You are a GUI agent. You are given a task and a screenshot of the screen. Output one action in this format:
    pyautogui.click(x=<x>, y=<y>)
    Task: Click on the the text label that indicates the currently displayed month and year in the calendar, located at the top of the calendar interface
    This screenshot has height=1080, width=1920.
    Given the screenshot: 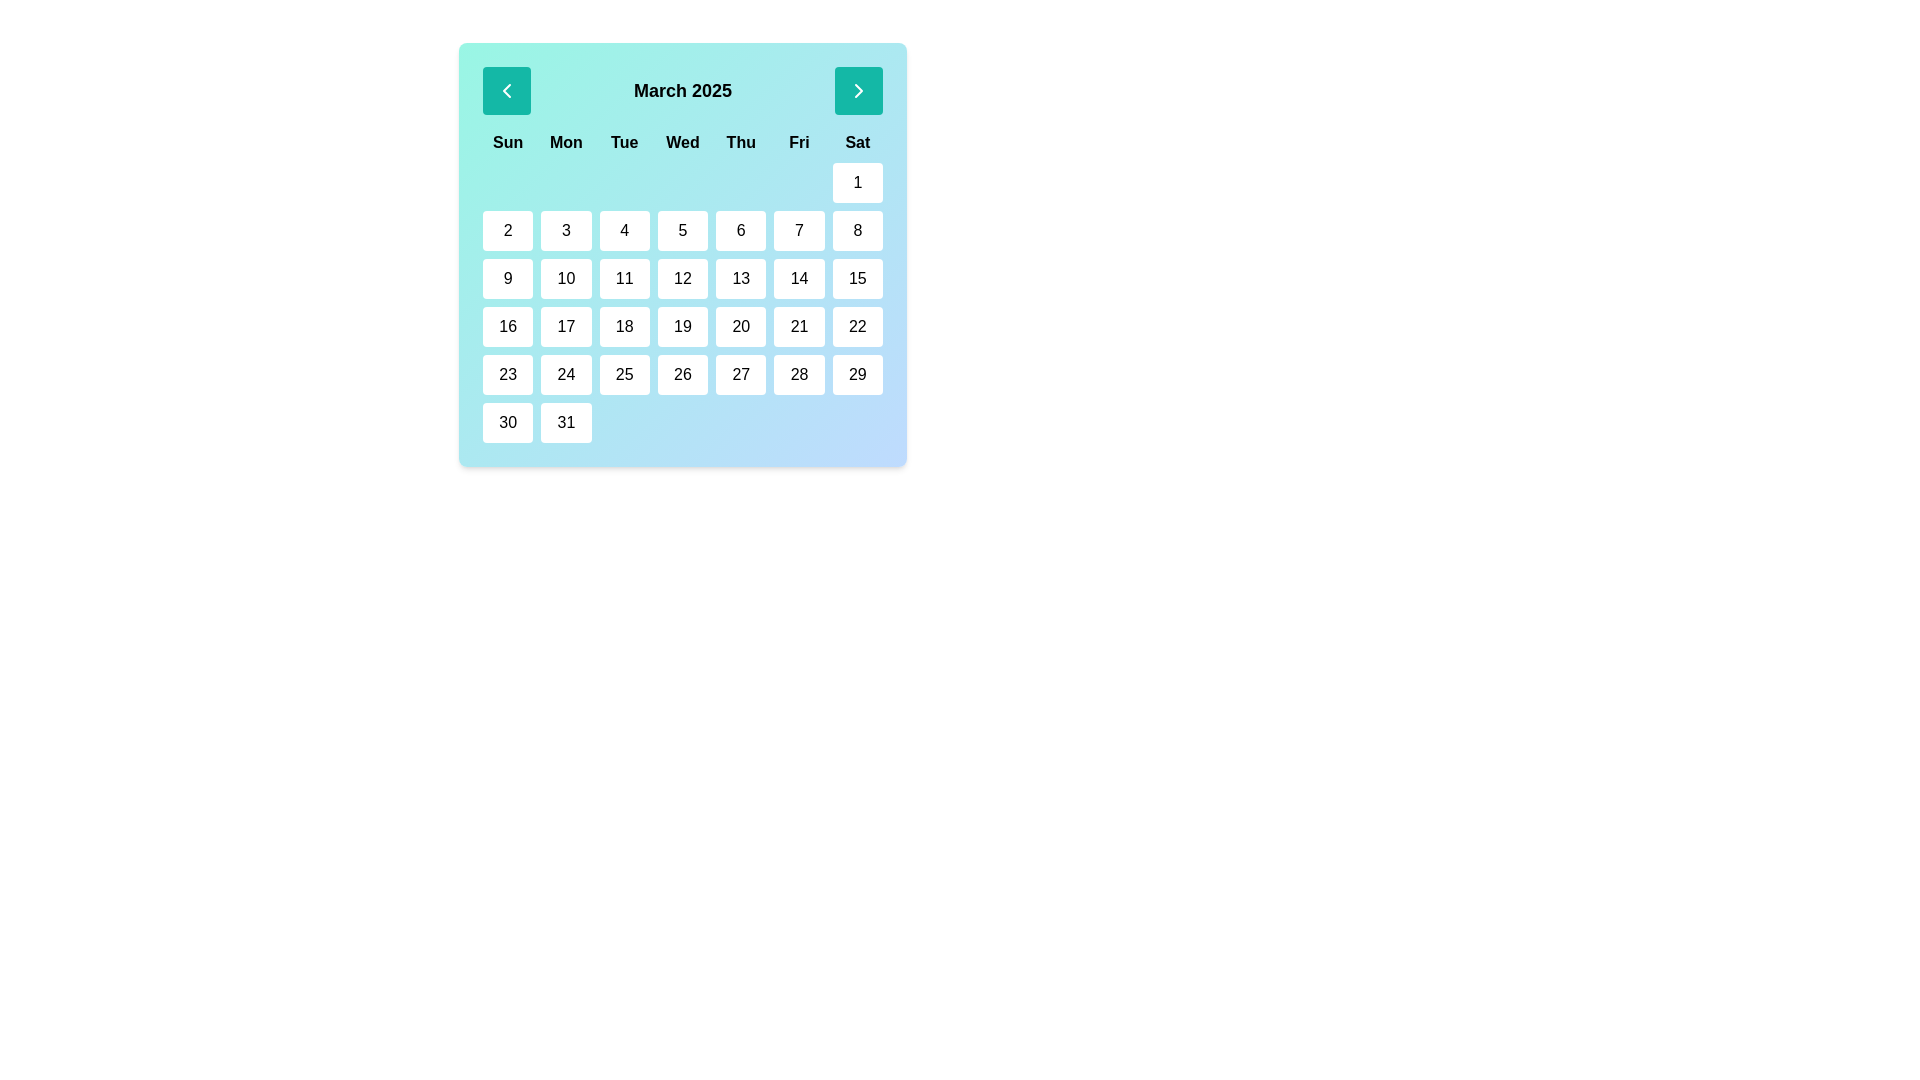 What is the action you would take?
    pyautogui.click(x=682, y=91)
    